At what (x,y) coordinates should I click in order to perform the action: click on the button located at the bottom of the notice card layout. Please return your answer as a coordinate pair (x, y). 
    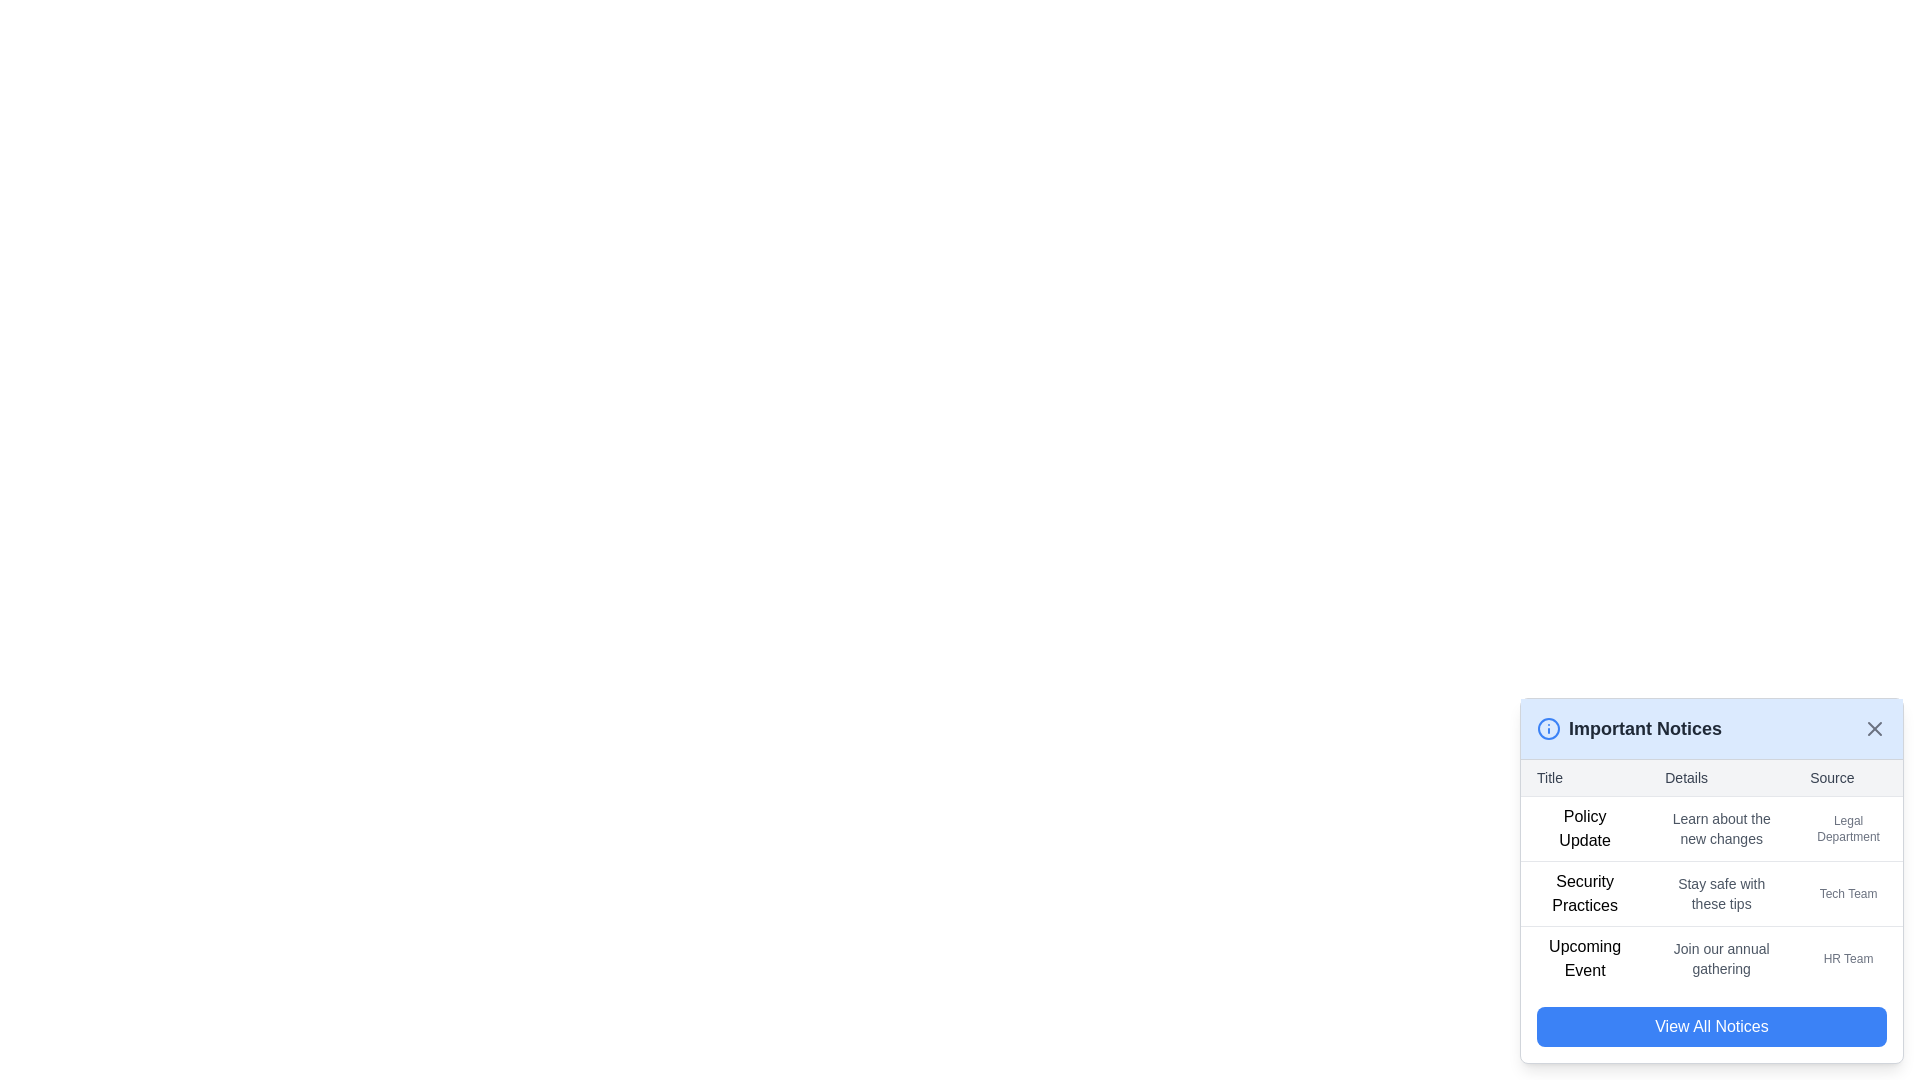
    Looking at the image, I should click on (1711, 1026).